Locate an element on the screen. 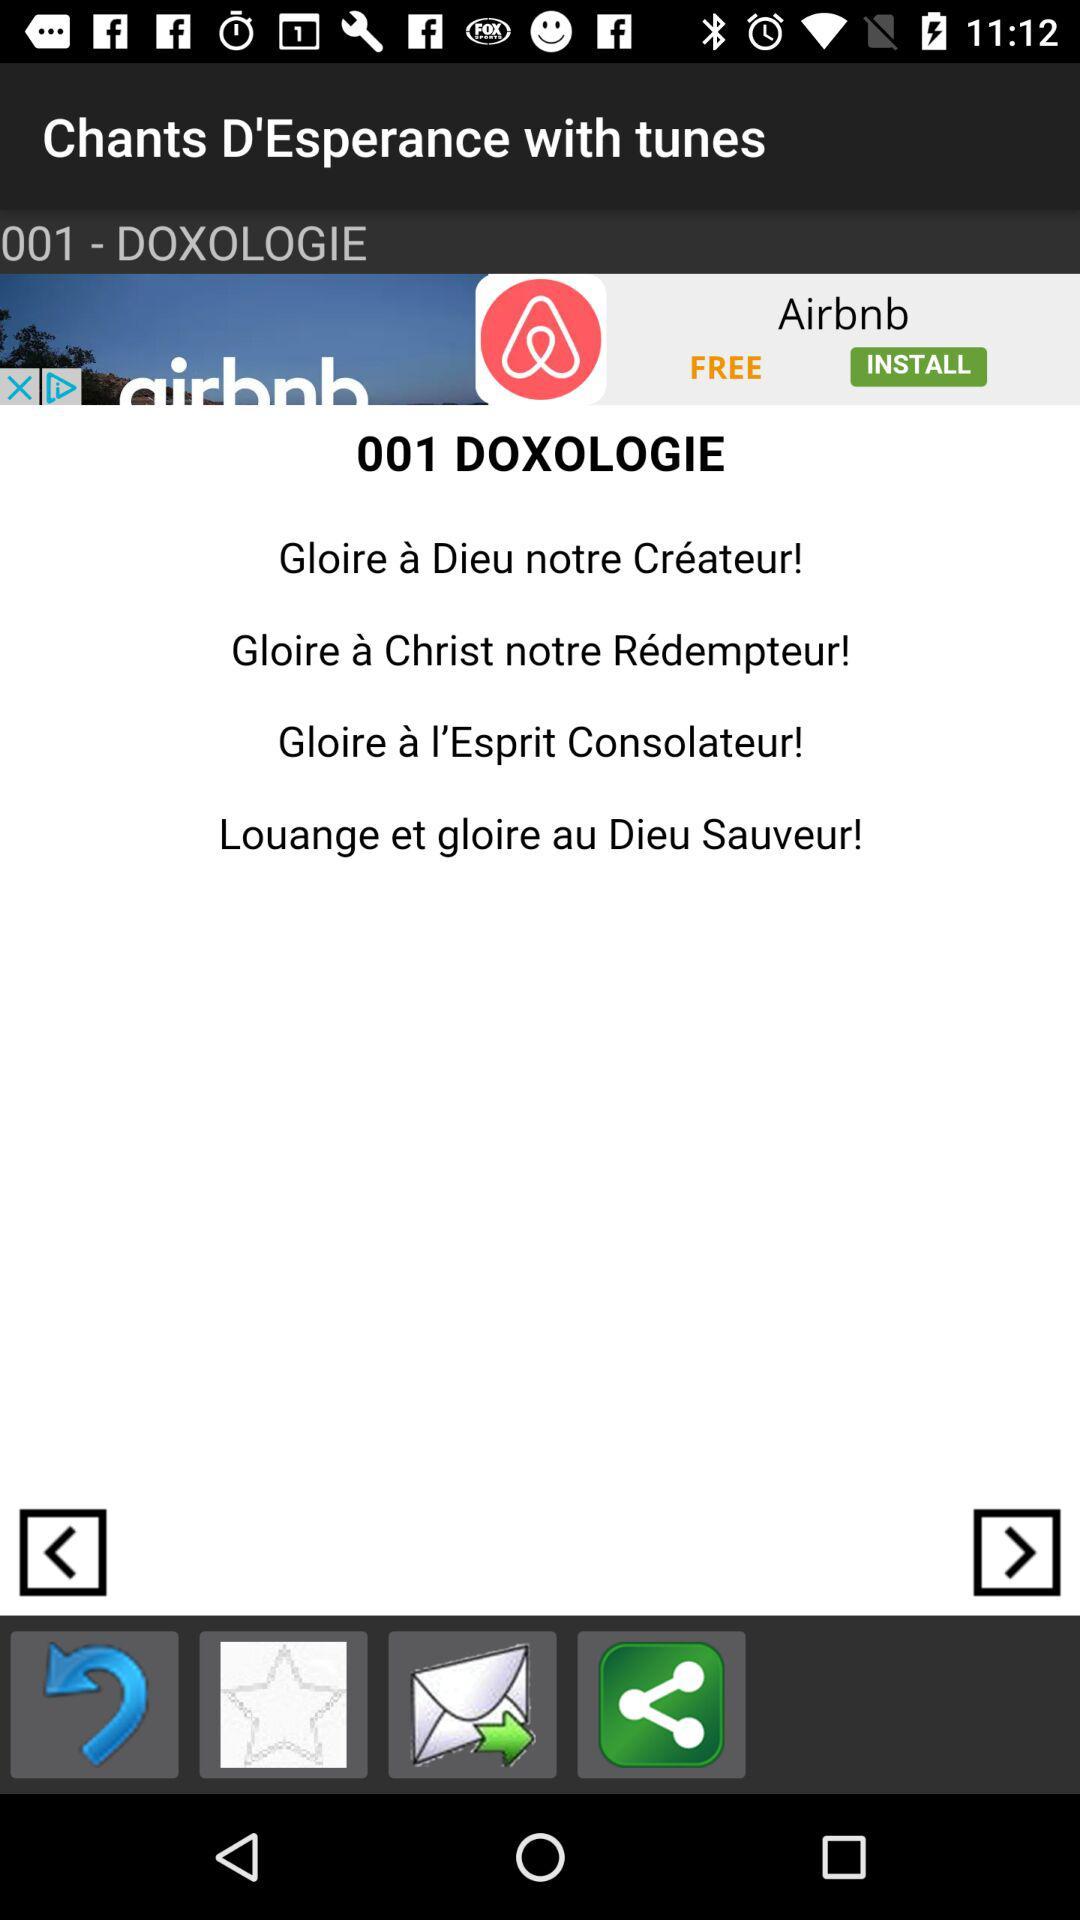 The height and width of the screenshot is (1920, 1080). to favorites is located at coordinates (283, 1703).